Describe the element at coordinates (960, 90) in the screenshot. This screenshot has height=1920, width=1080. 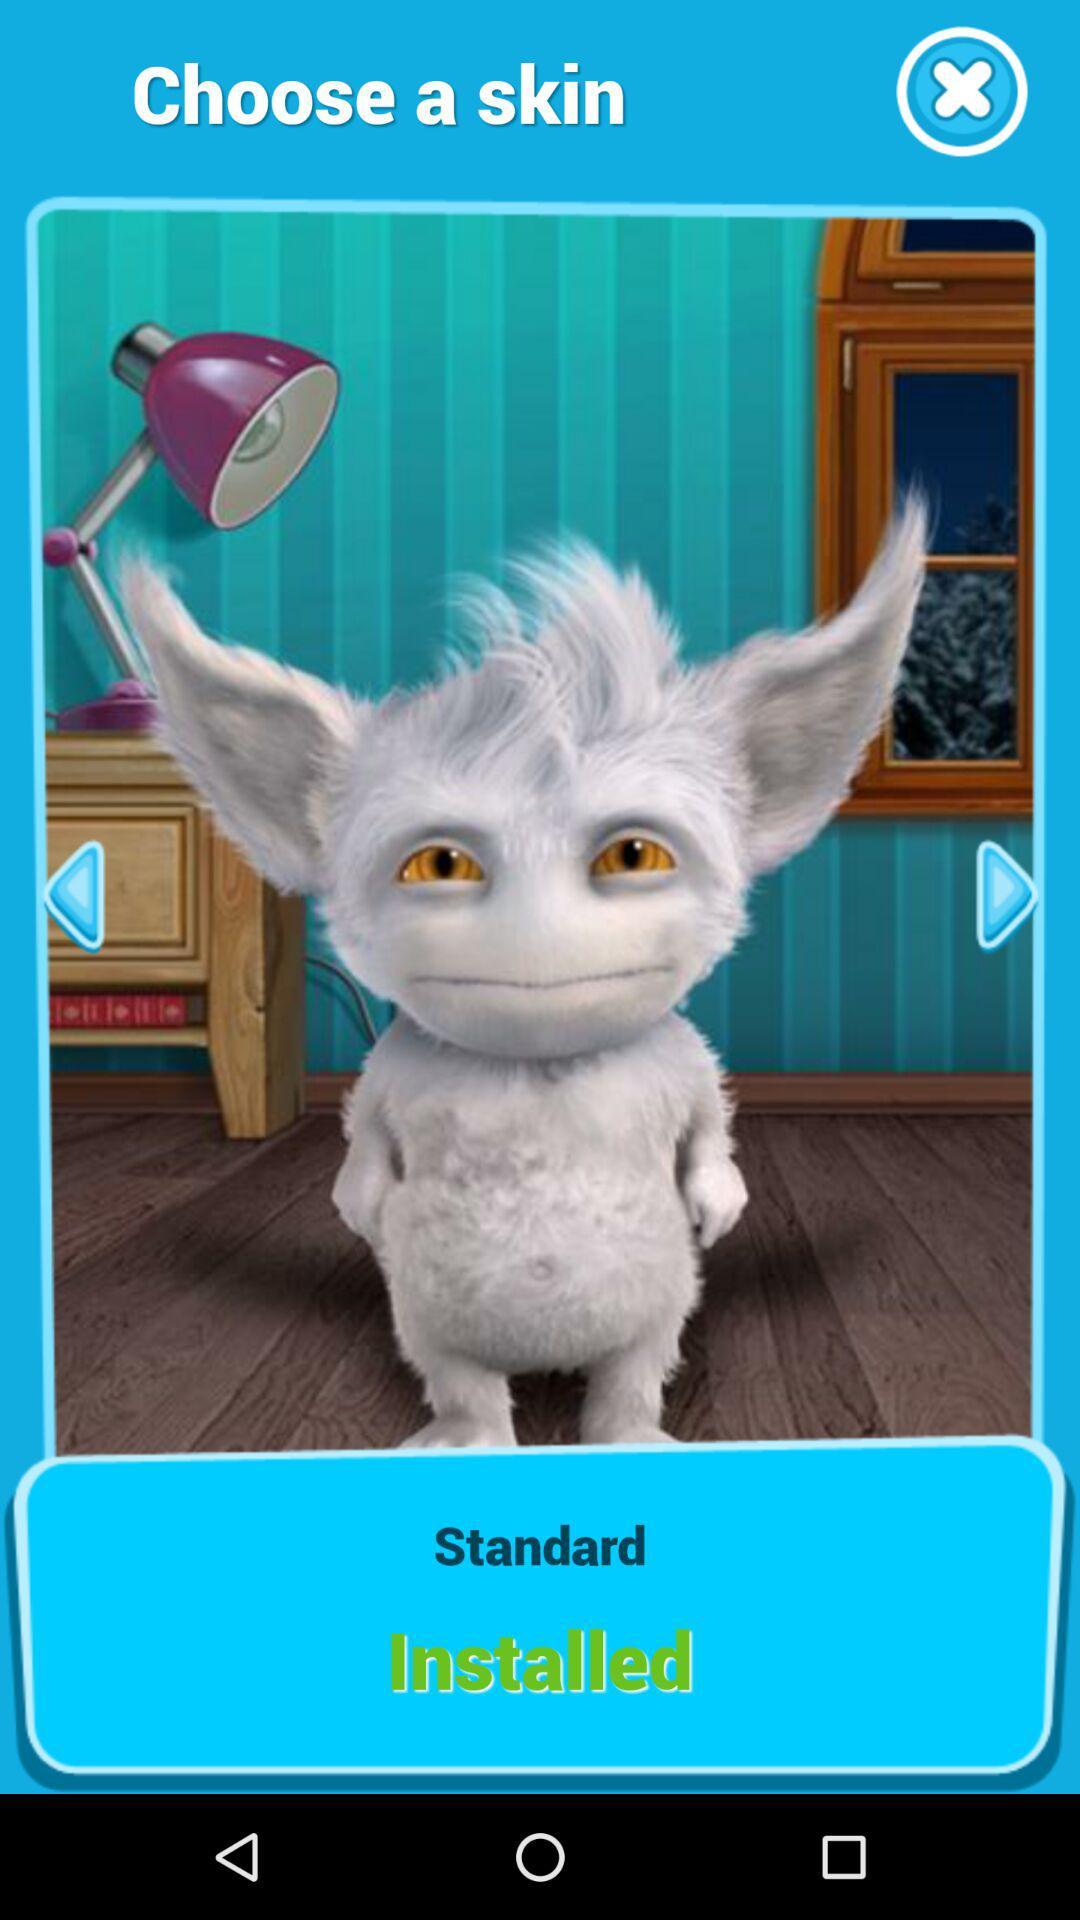
I see `close` at that location.